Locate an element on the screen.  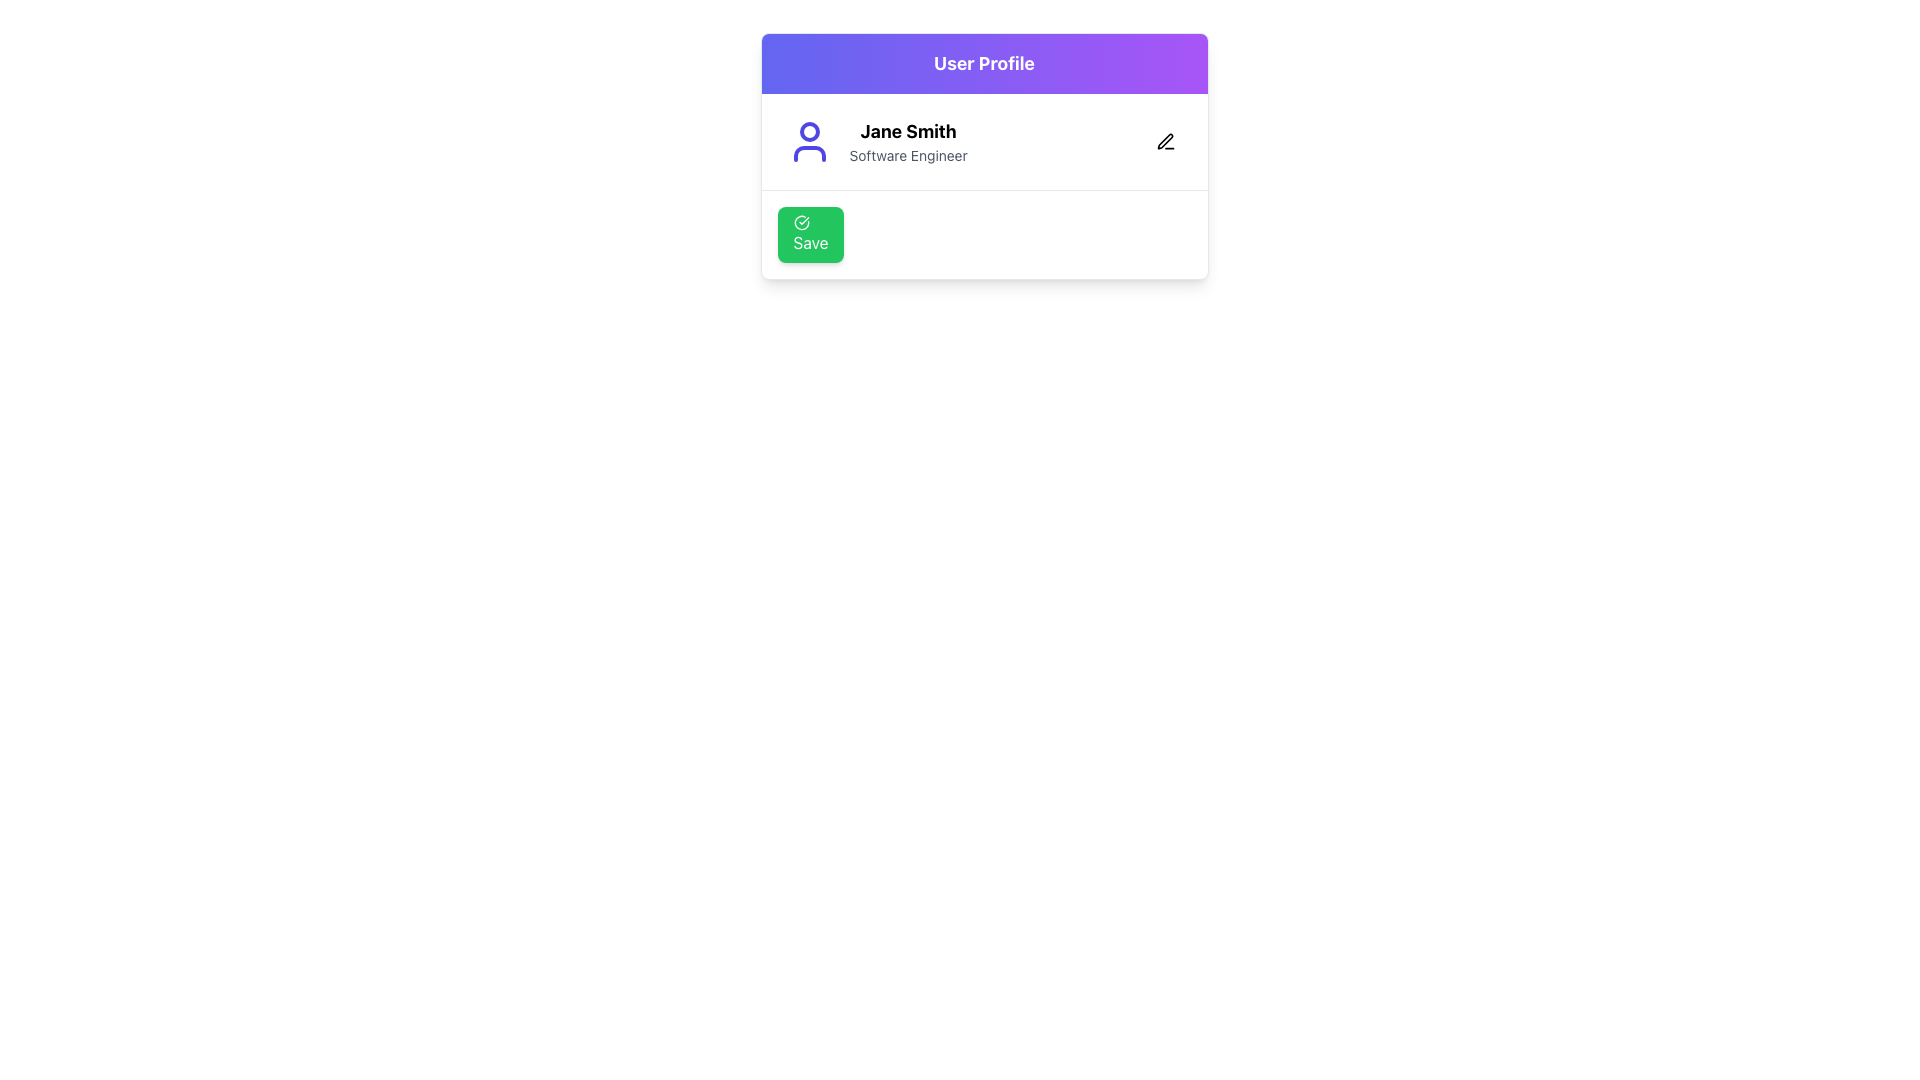
the text label displaying the name 'Jane Smith', which is prominently located at the top of the user profile card, above the subtitle 'Software Engineer' is located at coordinates (907, 131).